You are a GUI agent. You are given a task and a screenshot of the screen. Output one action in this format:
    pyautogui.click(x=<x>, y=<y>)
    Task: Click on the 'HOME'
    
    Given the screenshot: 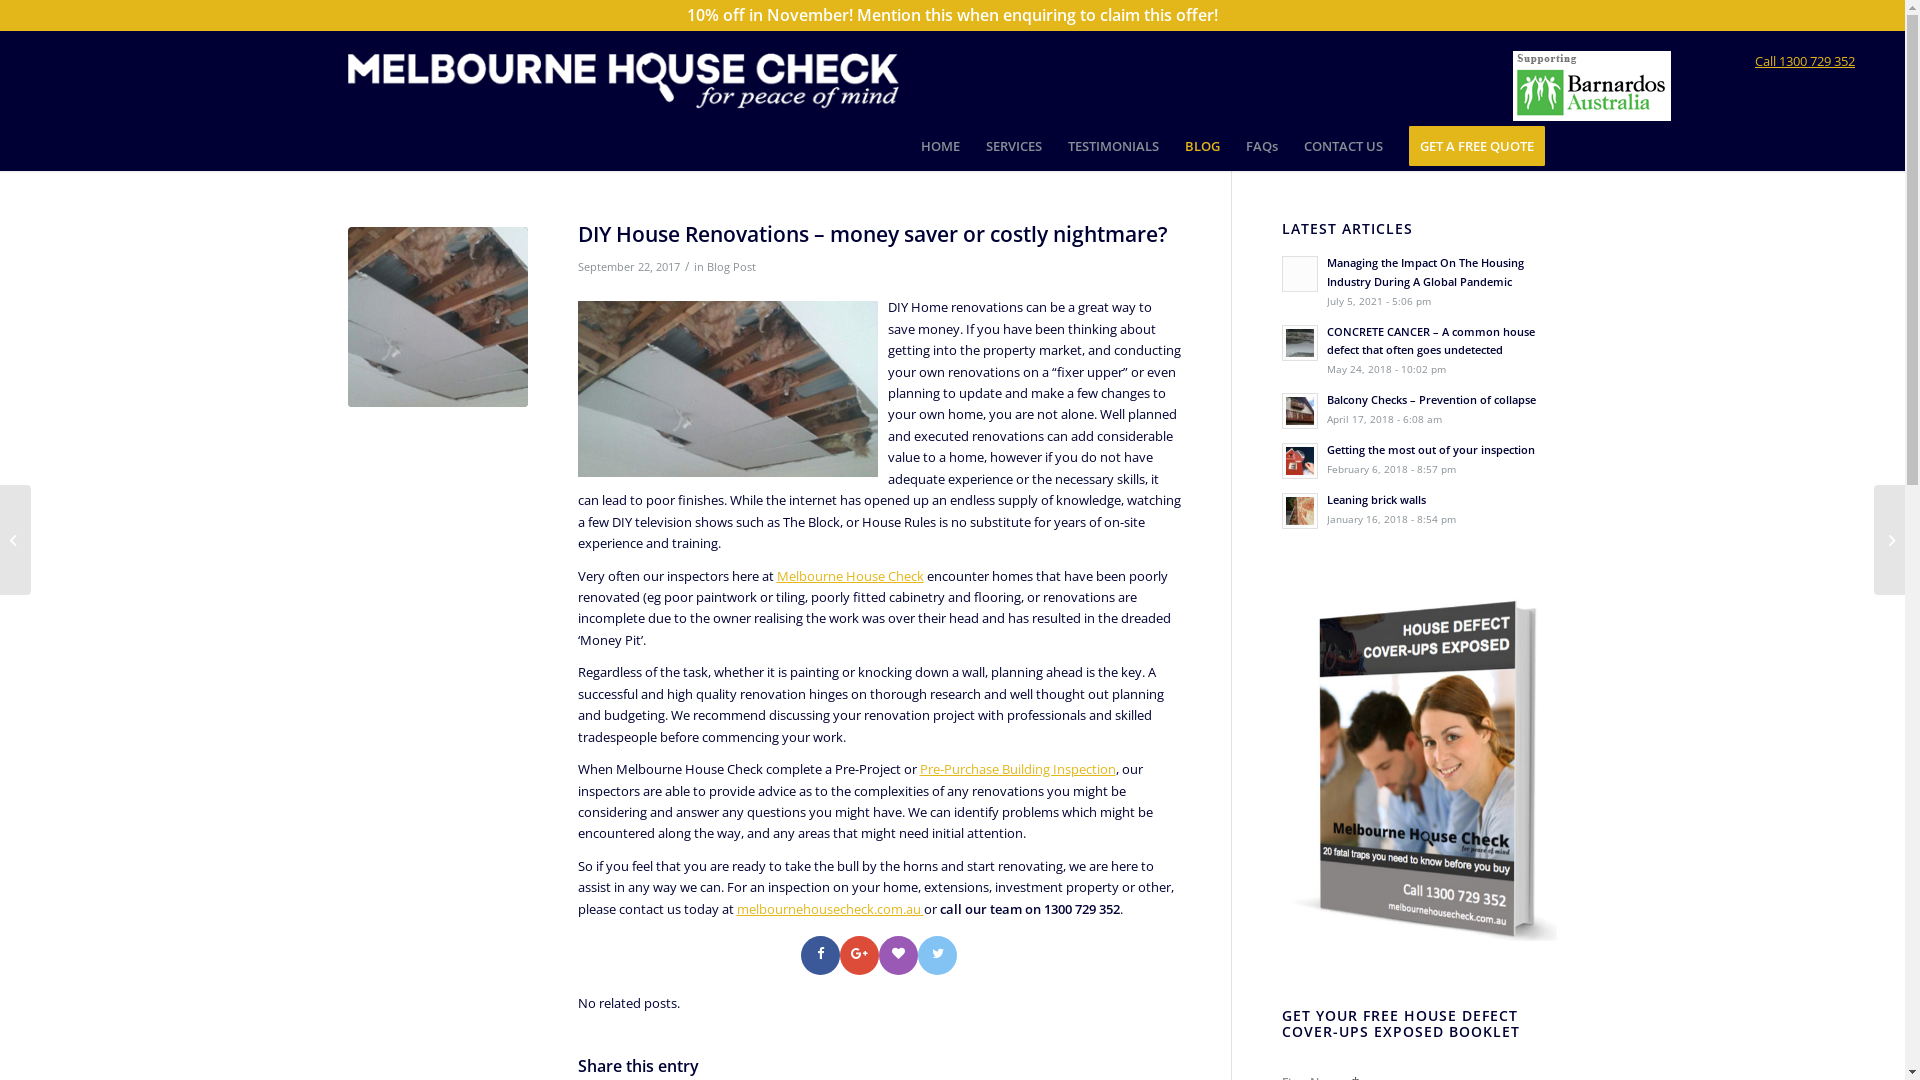 What is the action you would take?
    pyautogui.click(x=939, y=145)
    